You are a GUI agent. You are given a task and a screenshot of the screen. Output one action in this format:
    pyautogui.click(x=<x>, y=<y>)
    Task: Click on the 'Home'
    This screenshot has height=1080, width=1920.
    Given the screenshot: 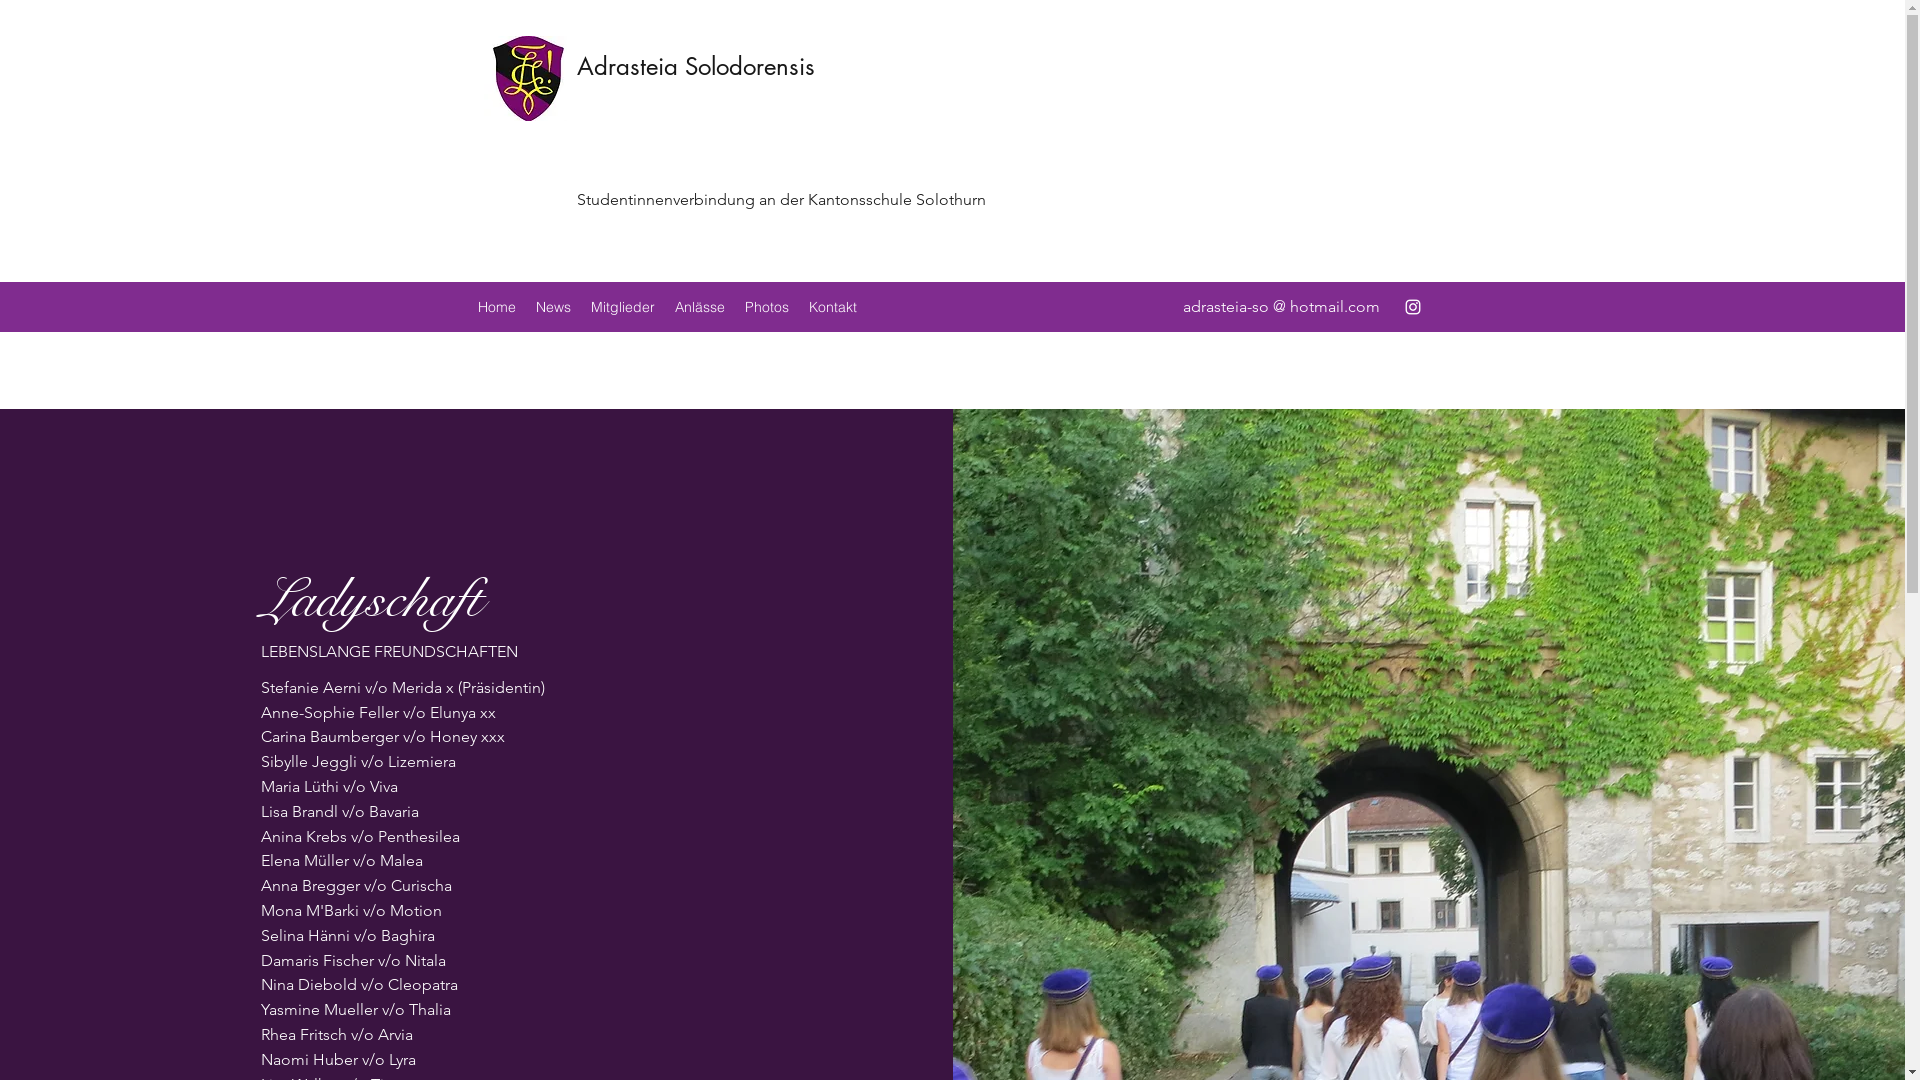 What is the action you would take?
    pyautogui.click(x=466, y=307)
    